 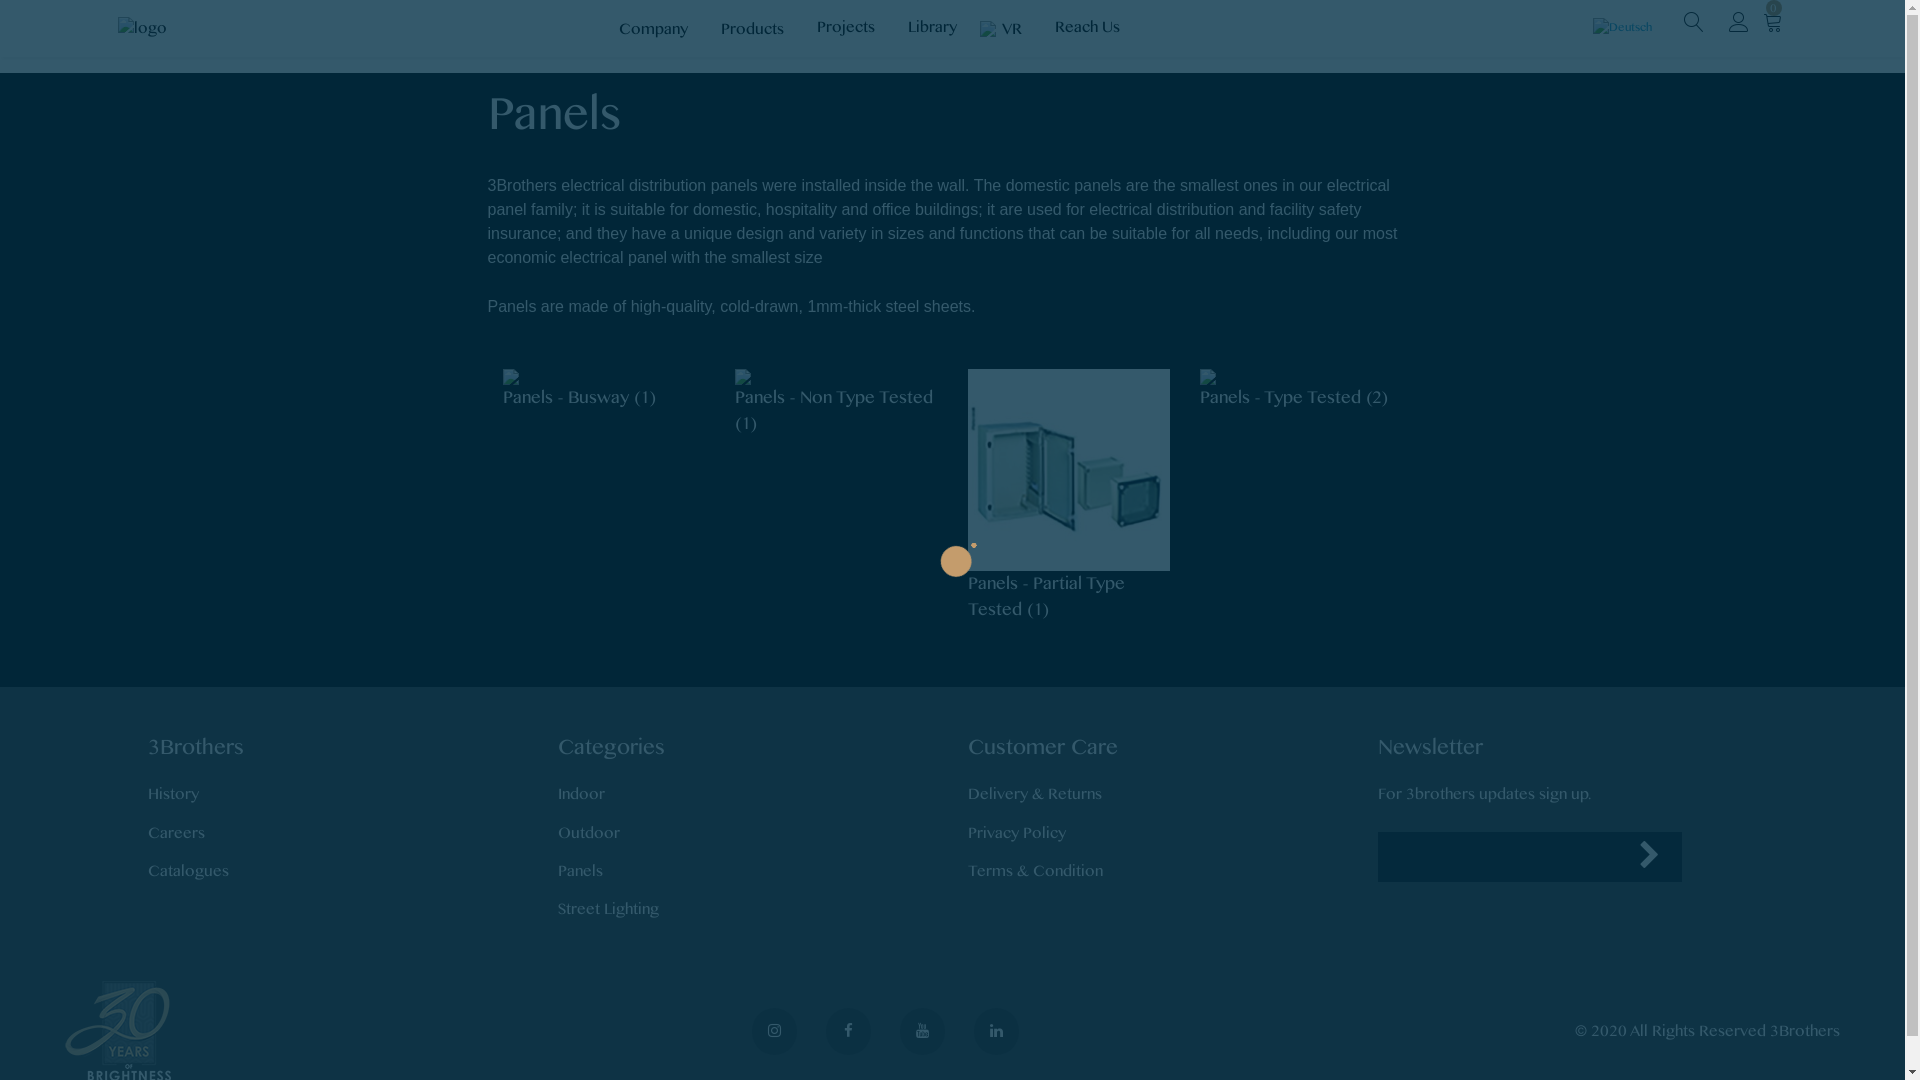 What do you see at coordinates (1035, 793) in the screenshot?
I see `'Delivery & Returns'` at bounding box center [1035, 793].